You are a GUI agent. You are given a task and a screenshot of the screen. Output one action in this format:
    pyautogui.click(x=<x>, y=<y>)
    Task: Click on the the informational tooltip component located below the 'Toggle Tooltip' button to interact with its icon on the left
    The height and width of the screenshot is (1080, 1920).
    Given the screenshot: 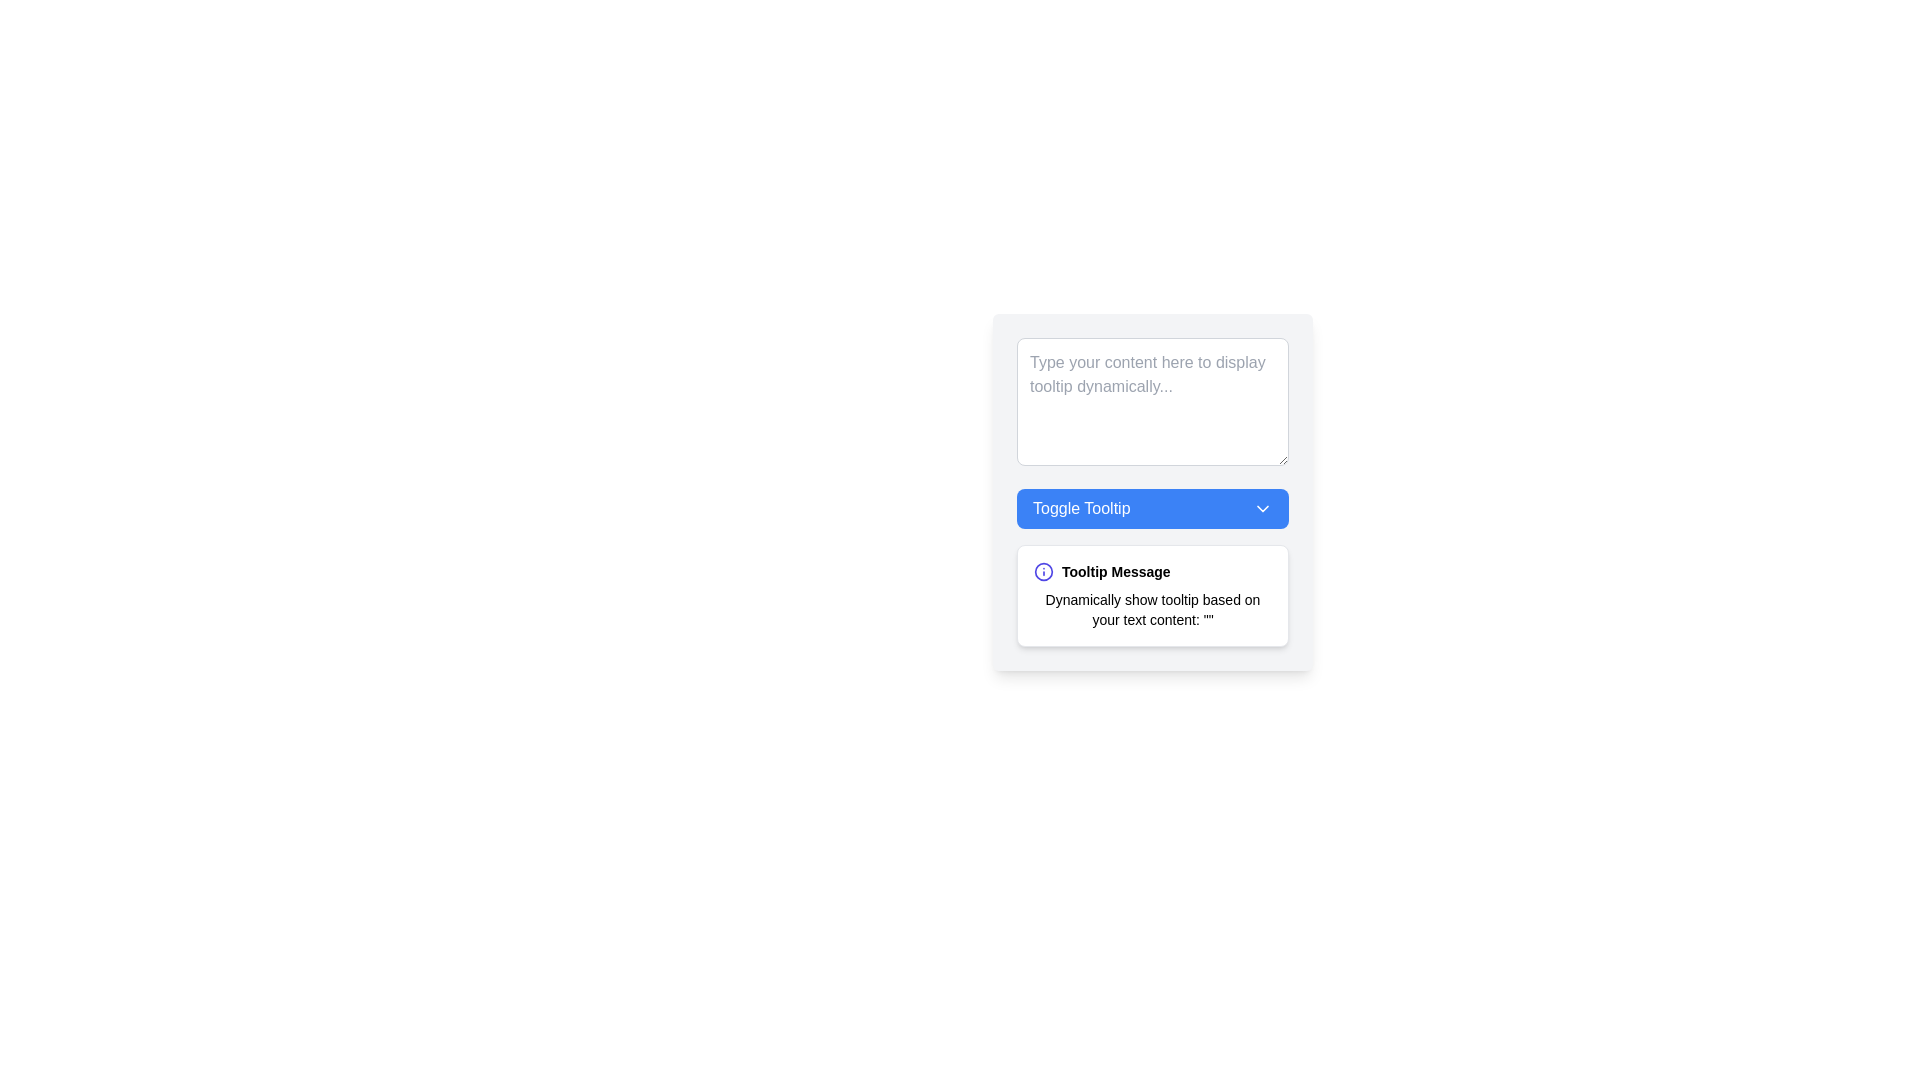 What is the action you would take?
    pyautogui.click(x=1152, y=595)
    